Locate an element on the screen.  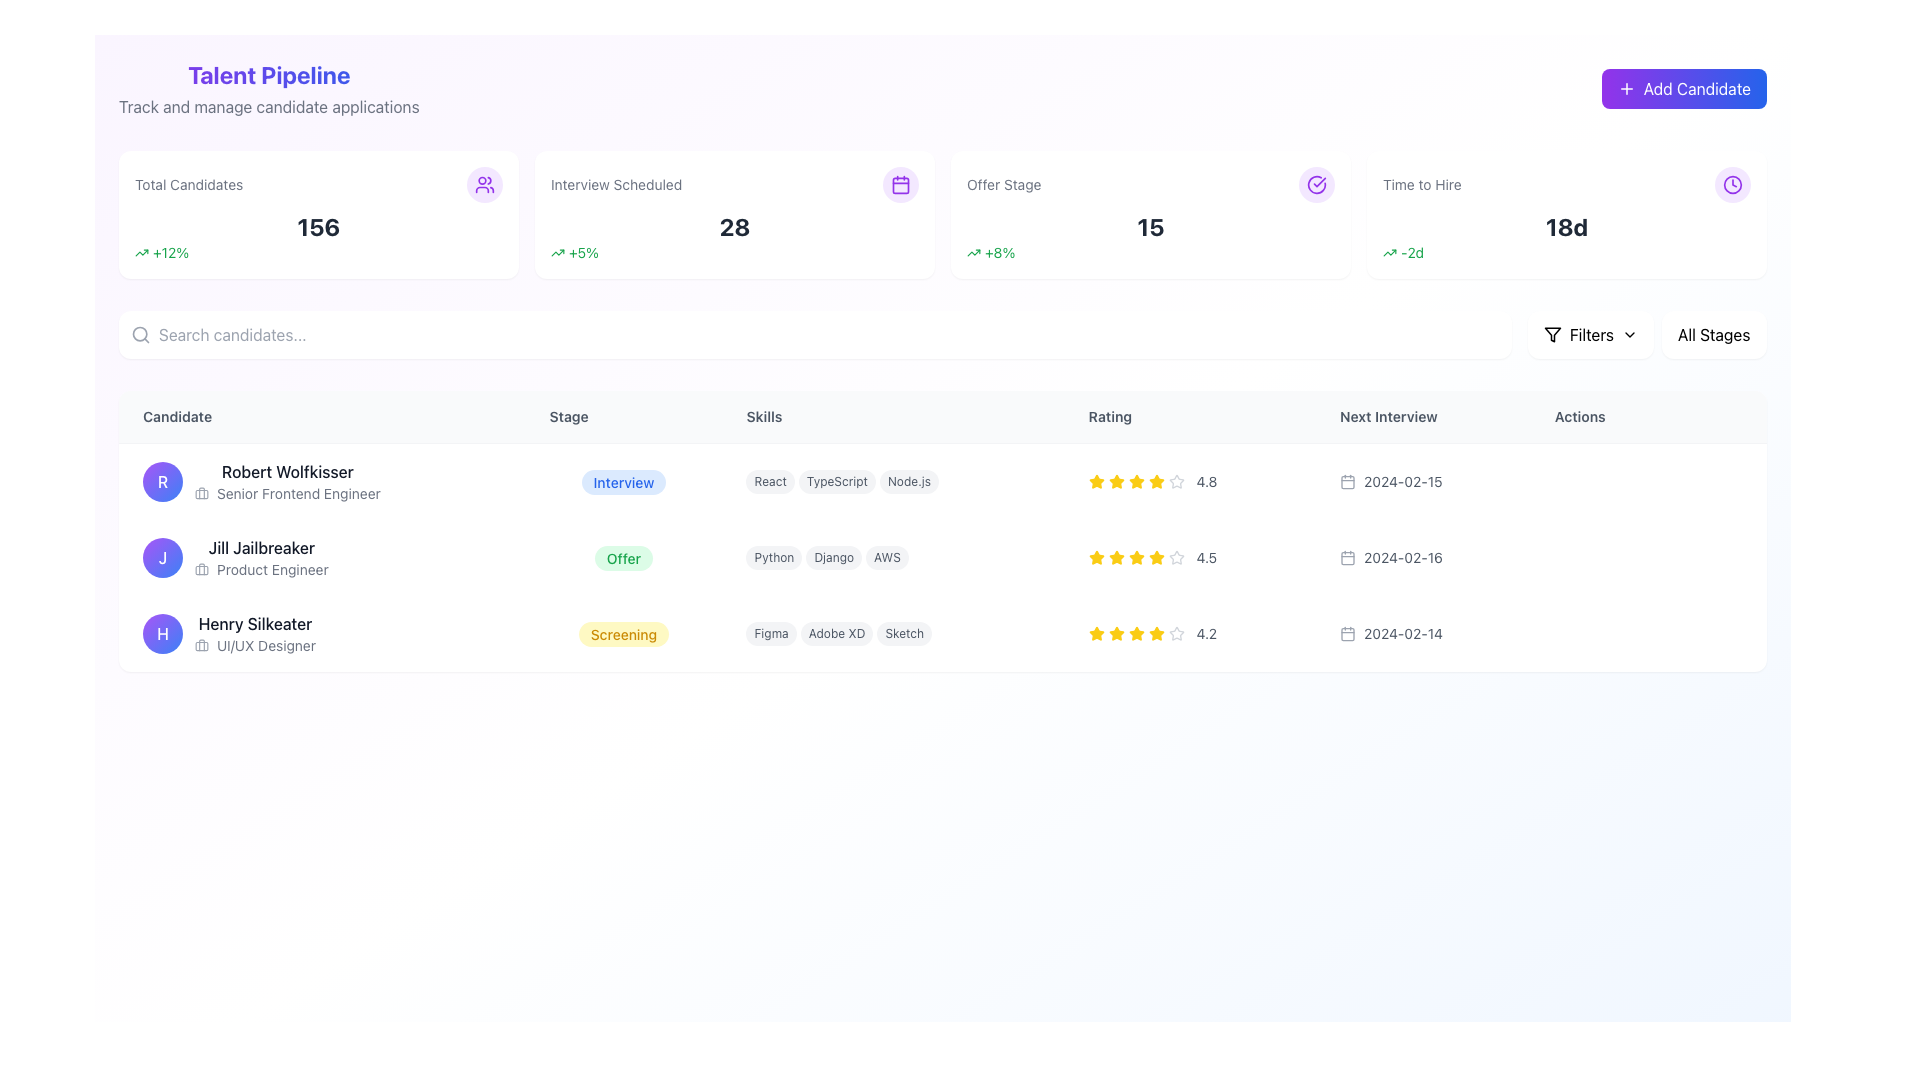
the unselected star icon in the Rating column, first row, fifth position is located at coordinates (1176, 481).